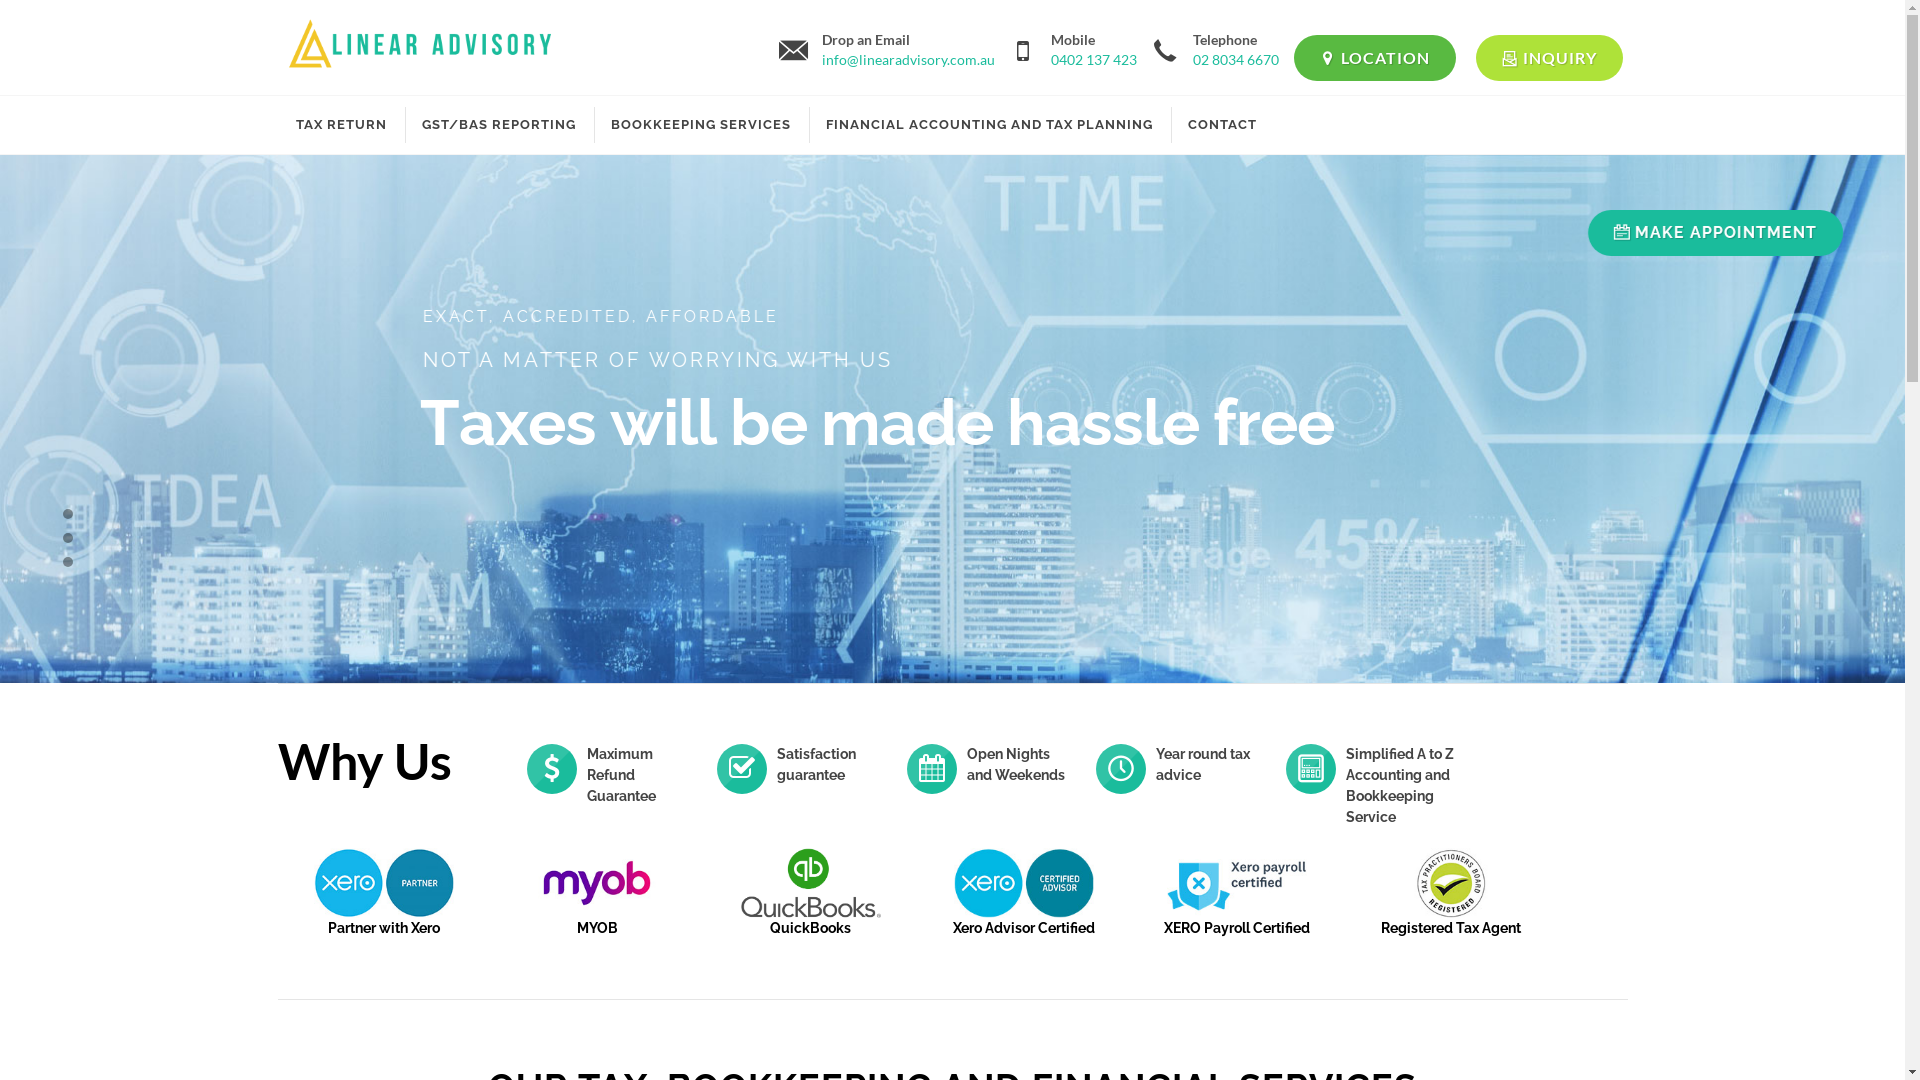  What do you see at coordinates (1714, 231) in the screenshot?
I see `'MAKE APPOINTMENT'` at bounding box center [1714, 231].